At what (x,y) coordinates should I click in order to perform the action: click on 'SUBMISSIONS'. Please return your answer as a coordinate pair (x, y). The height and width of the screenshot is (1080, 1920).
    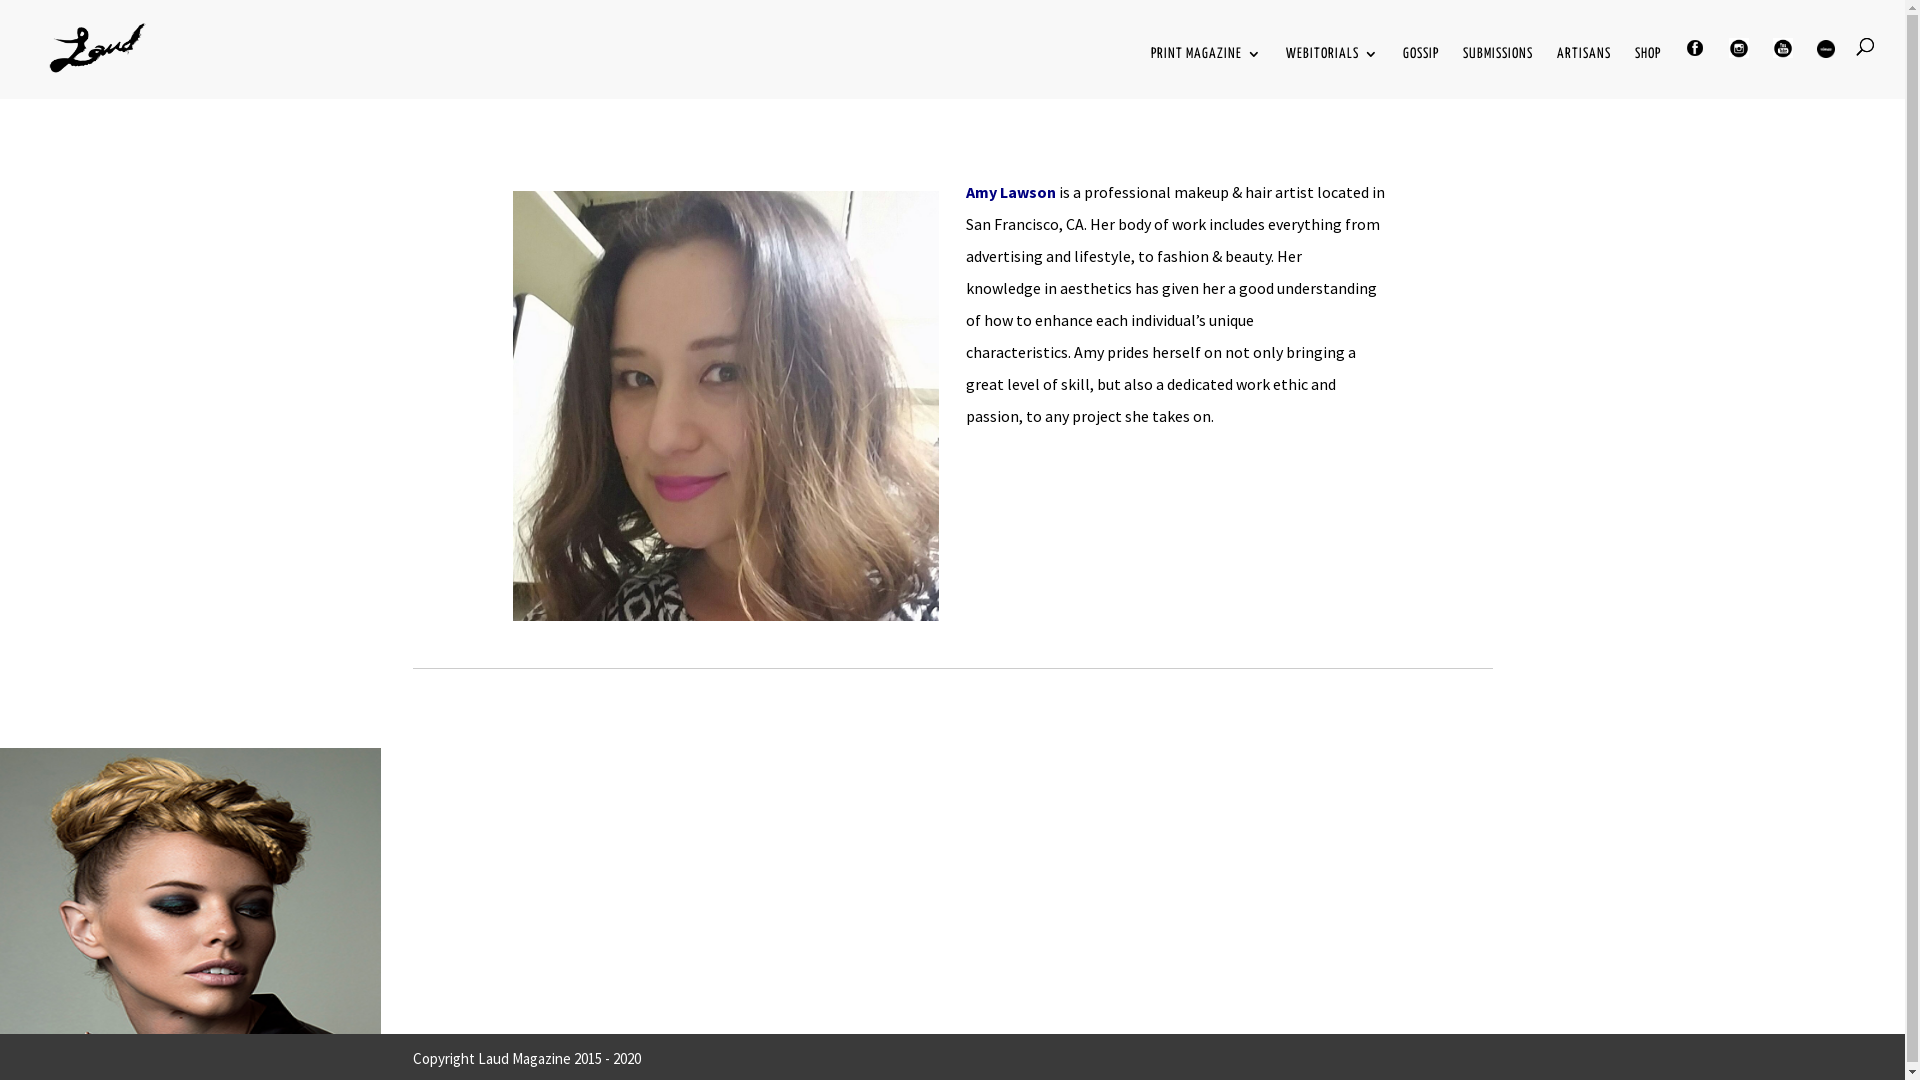
    Looking at the image, I should click on (1497, 72).